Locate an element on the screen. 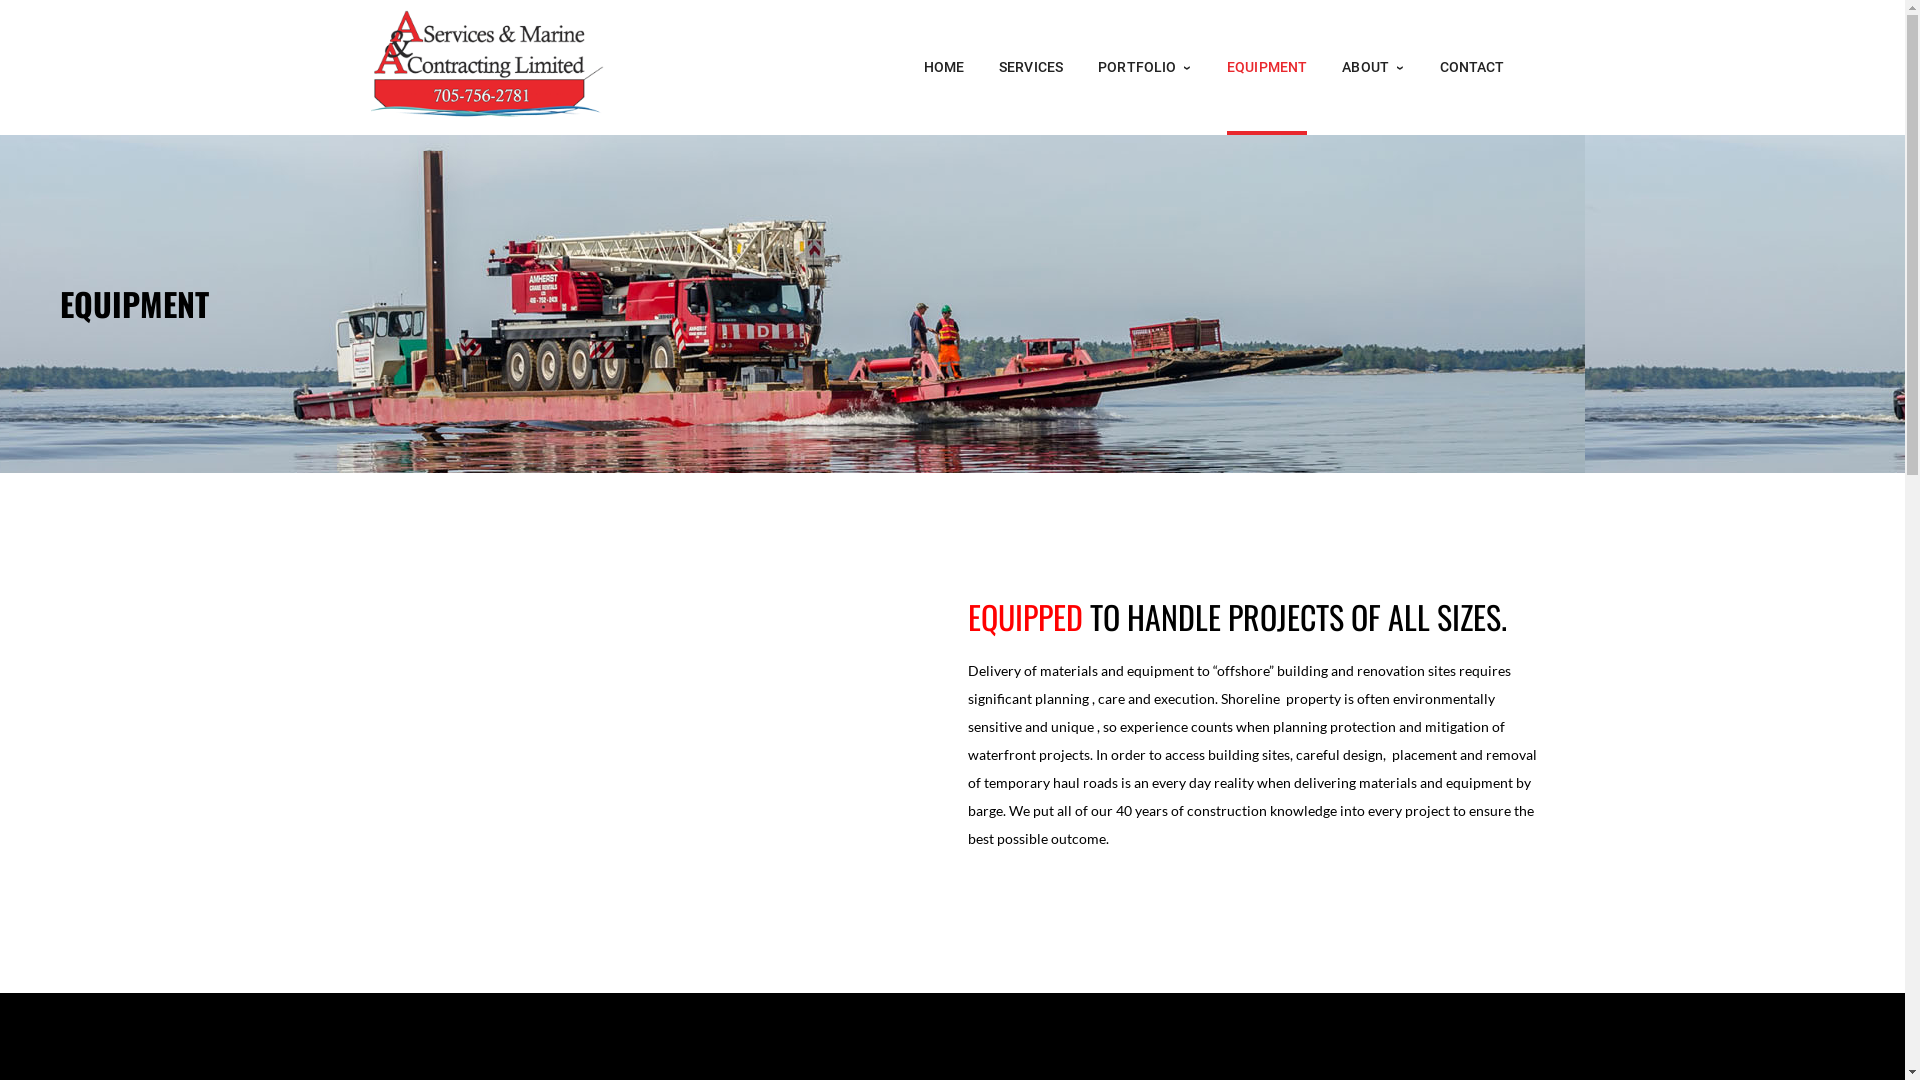 This screenshot has width=1920, height=1080. 'HOME' is located at coordinates (943, 66).